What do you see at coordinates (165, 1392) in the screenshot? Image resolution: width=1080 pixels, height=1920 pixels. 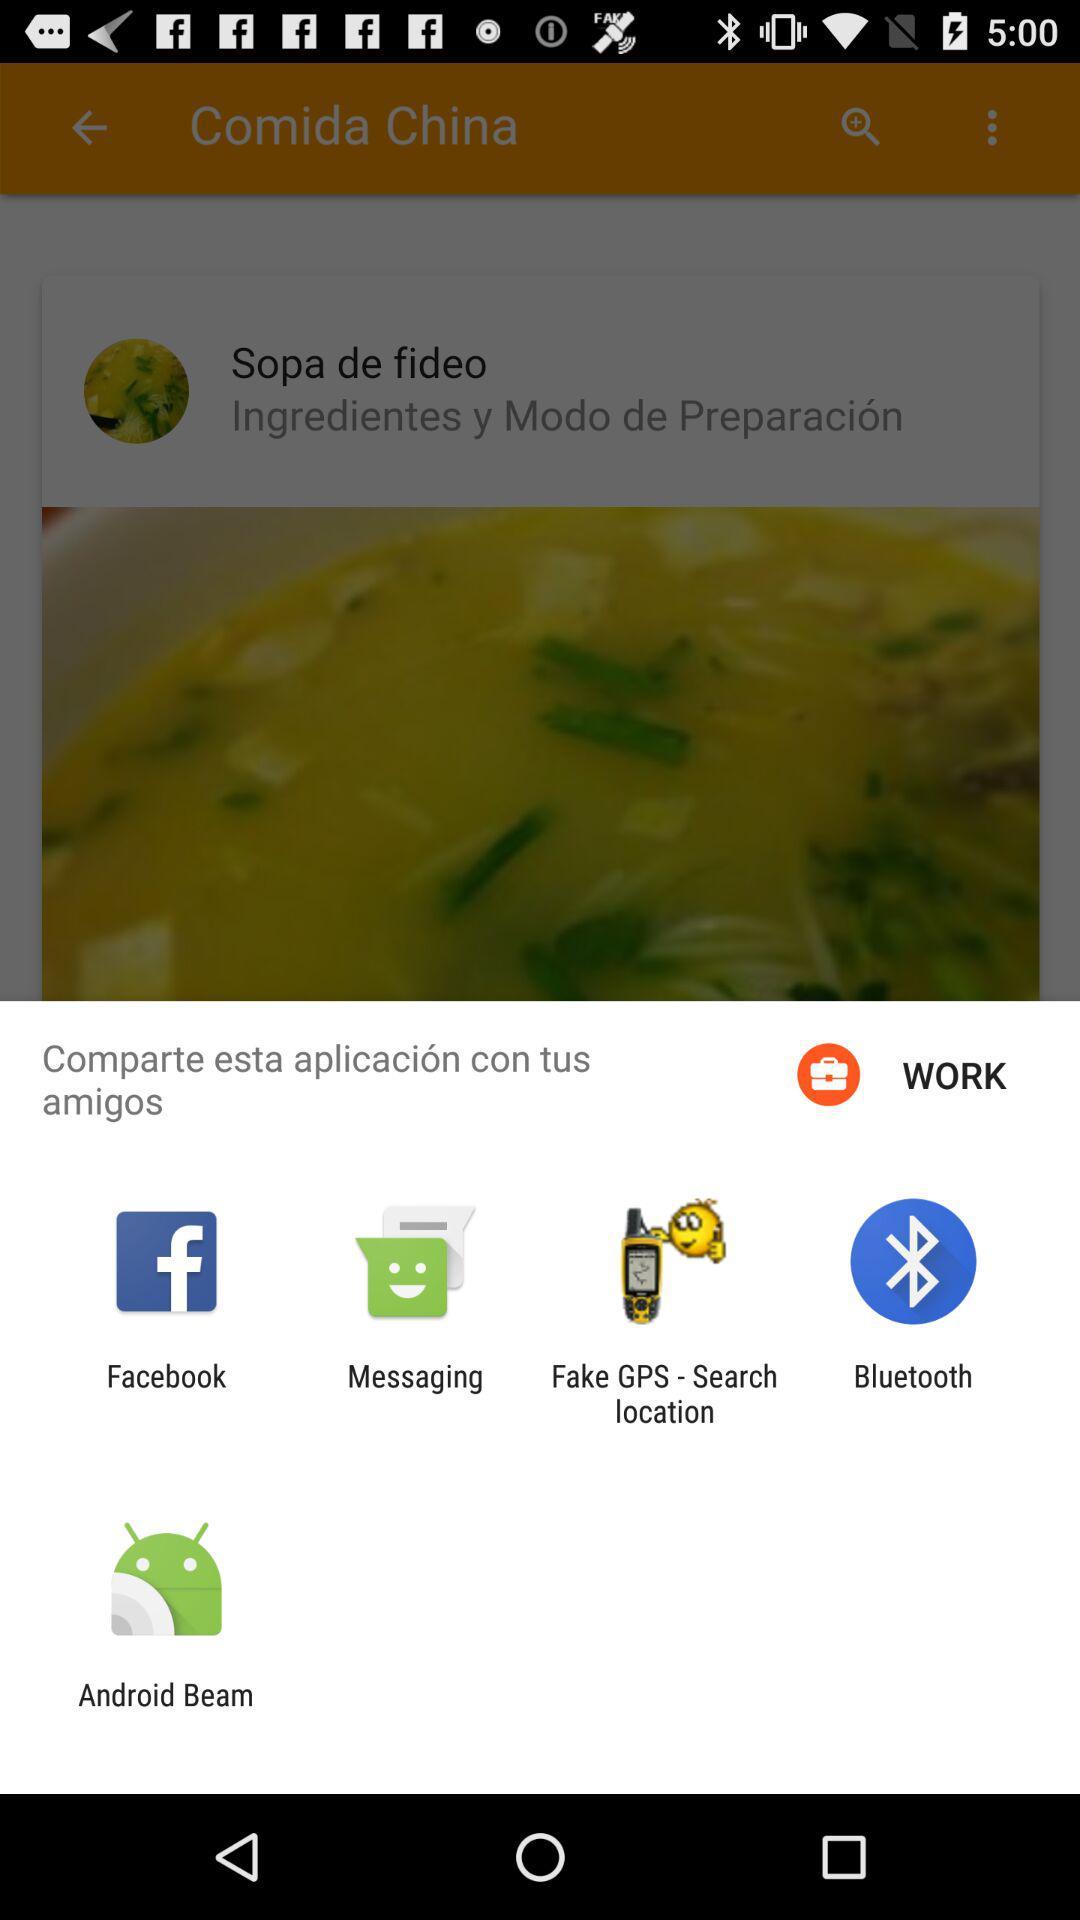 I see `the facebook icon` at bounding box center [165, 1392].